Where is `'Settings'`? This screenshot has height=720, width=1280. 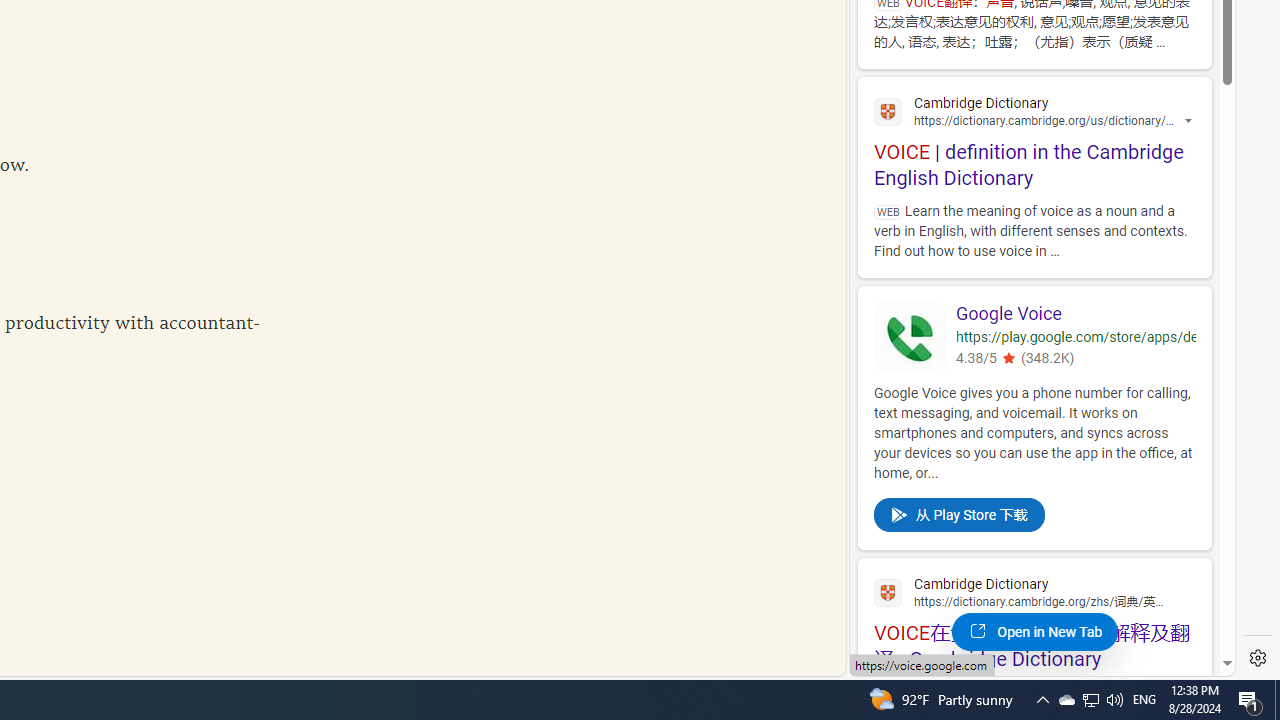 'Settings' is located at coordinates (1257, 658).